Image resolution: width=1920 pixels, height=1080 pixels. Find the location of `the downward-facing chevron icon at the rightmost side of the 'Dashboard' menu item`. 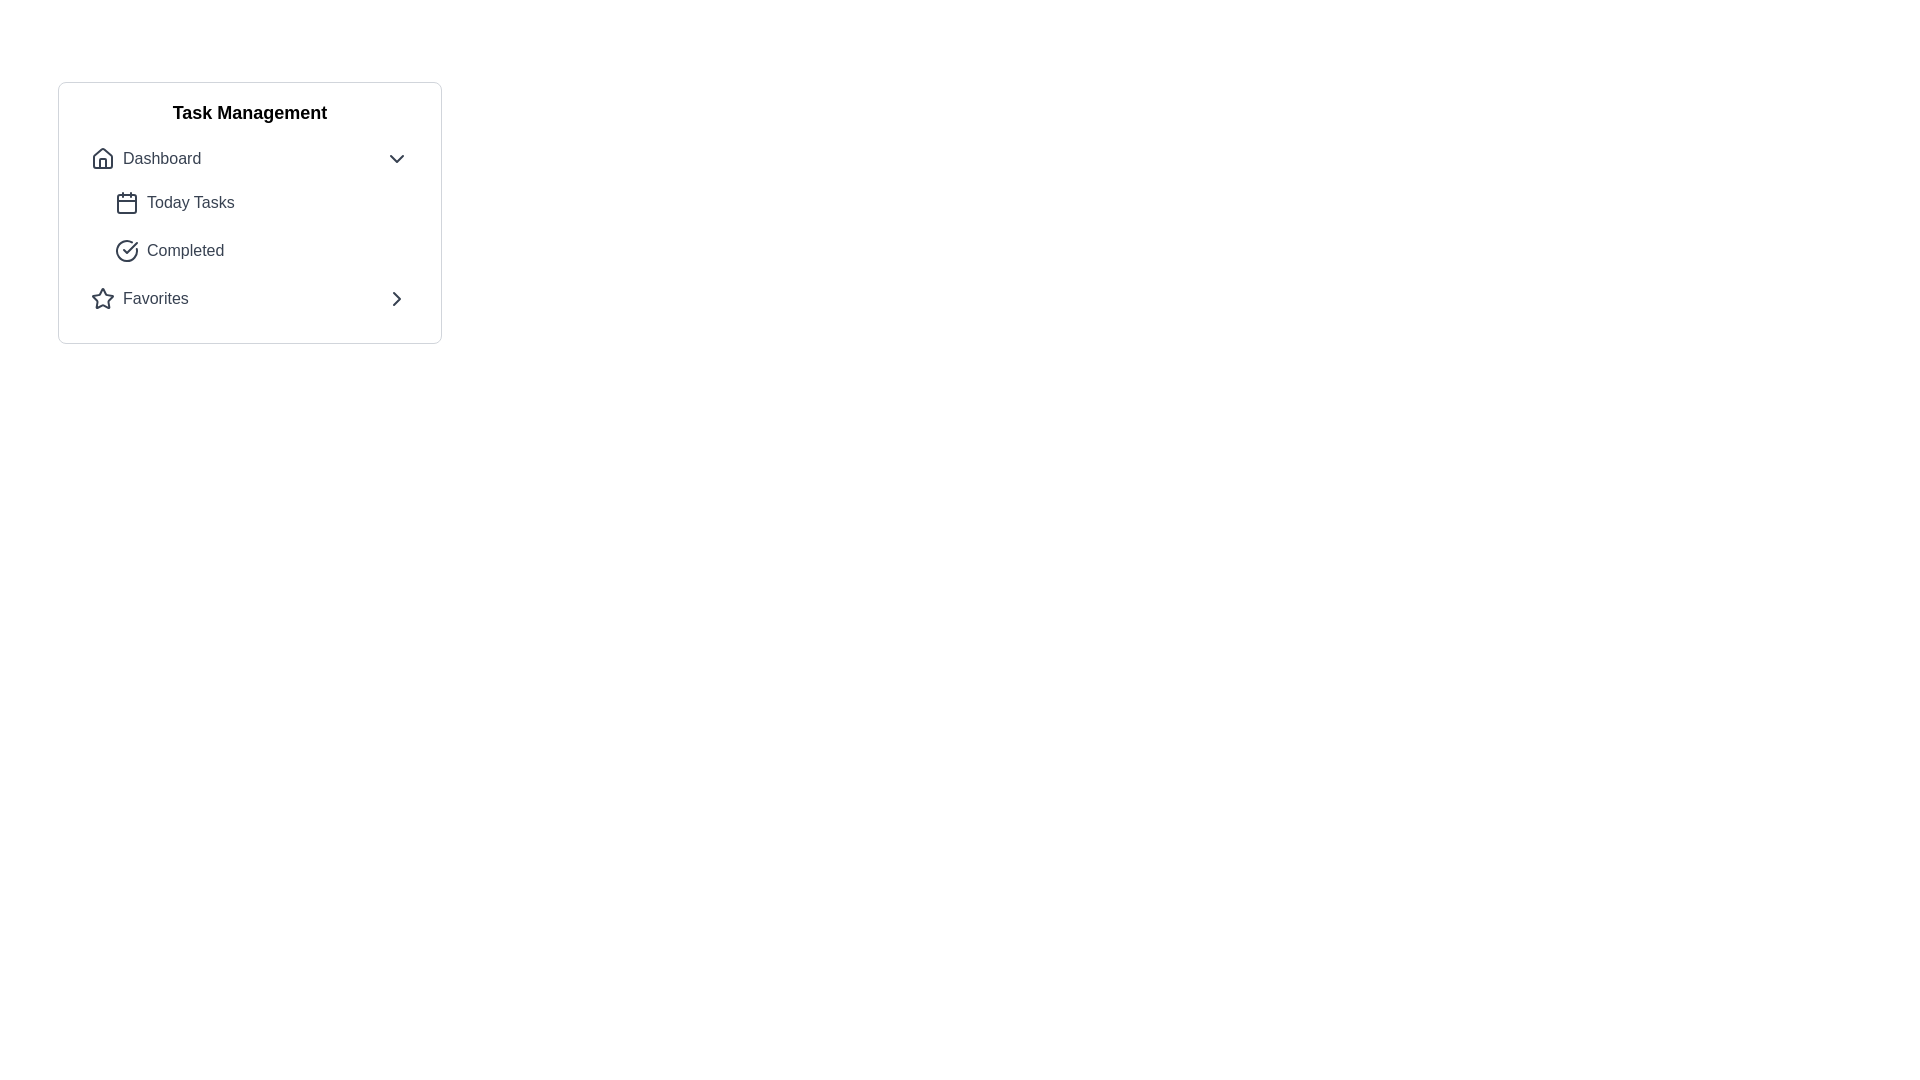

the downward-facing chevron icon at the rightmost side of the 'Dashboard' menu item is located at coordinates (397, 157).